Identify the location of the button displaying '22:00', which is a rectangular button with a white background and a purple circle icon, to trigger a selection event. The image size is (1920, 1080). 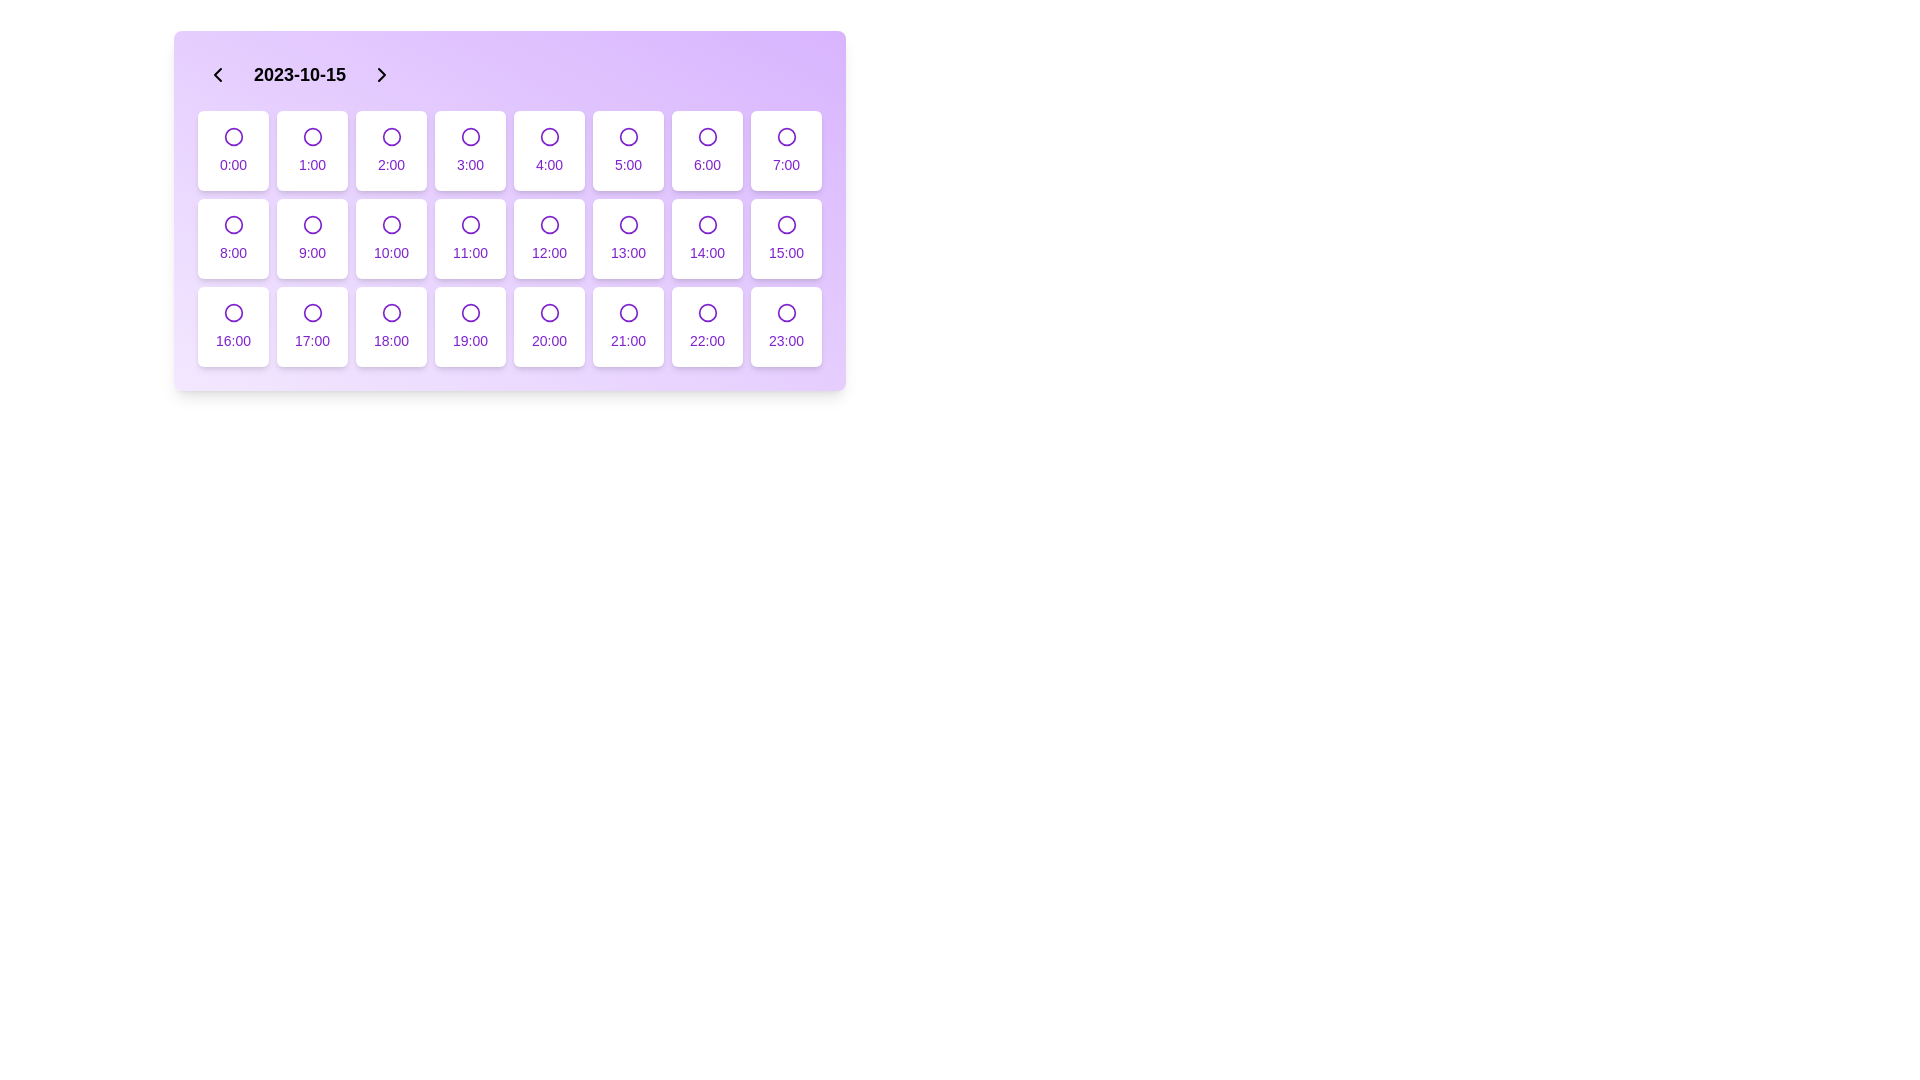
(707, 326).